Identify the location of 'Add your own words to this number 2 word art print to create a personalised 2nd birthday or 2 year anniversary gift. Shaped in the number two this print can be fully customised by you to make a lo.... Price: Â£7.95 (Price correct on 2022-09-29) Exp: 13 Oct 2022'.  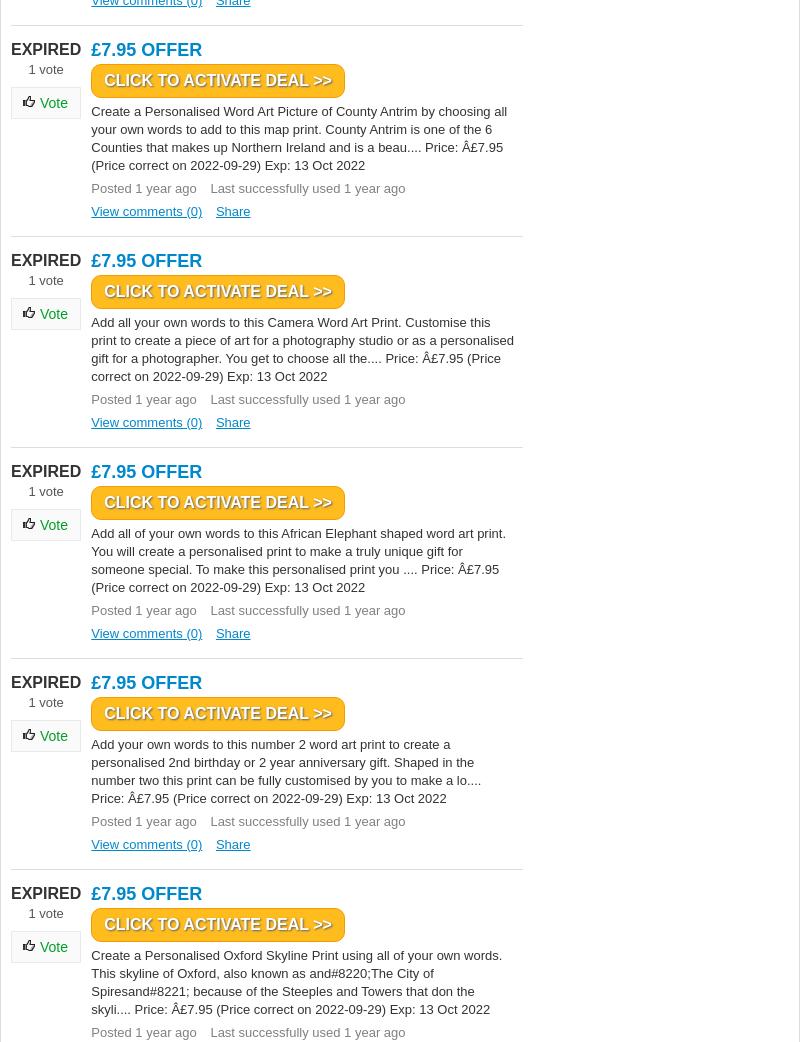
(91, 770).